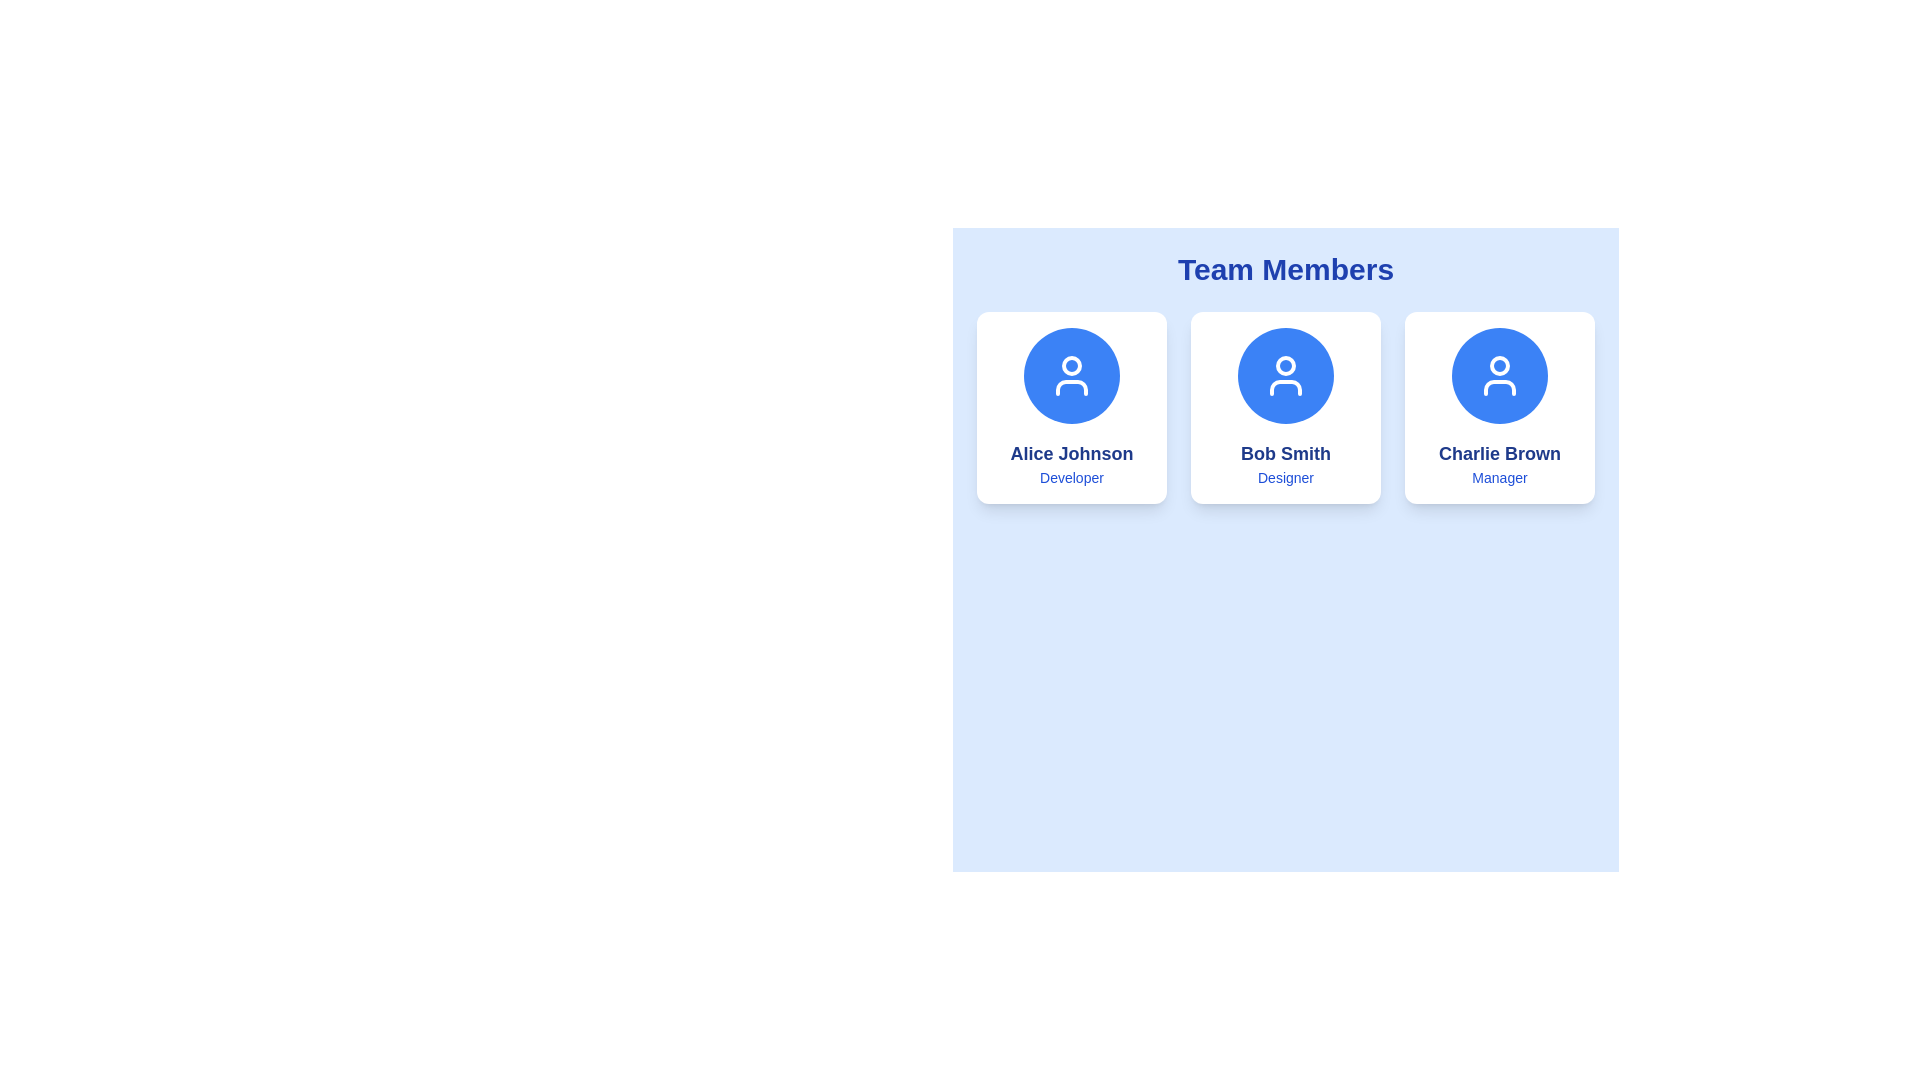 This screenshot has width=1920, height=1080. I want to click on text label containing the word 'Designer' which is displayed in a small-sized font and styled in blue color, located below the name 'Bob Smith' in the middle card of the 'Team Members' section, so click(1286, 478).